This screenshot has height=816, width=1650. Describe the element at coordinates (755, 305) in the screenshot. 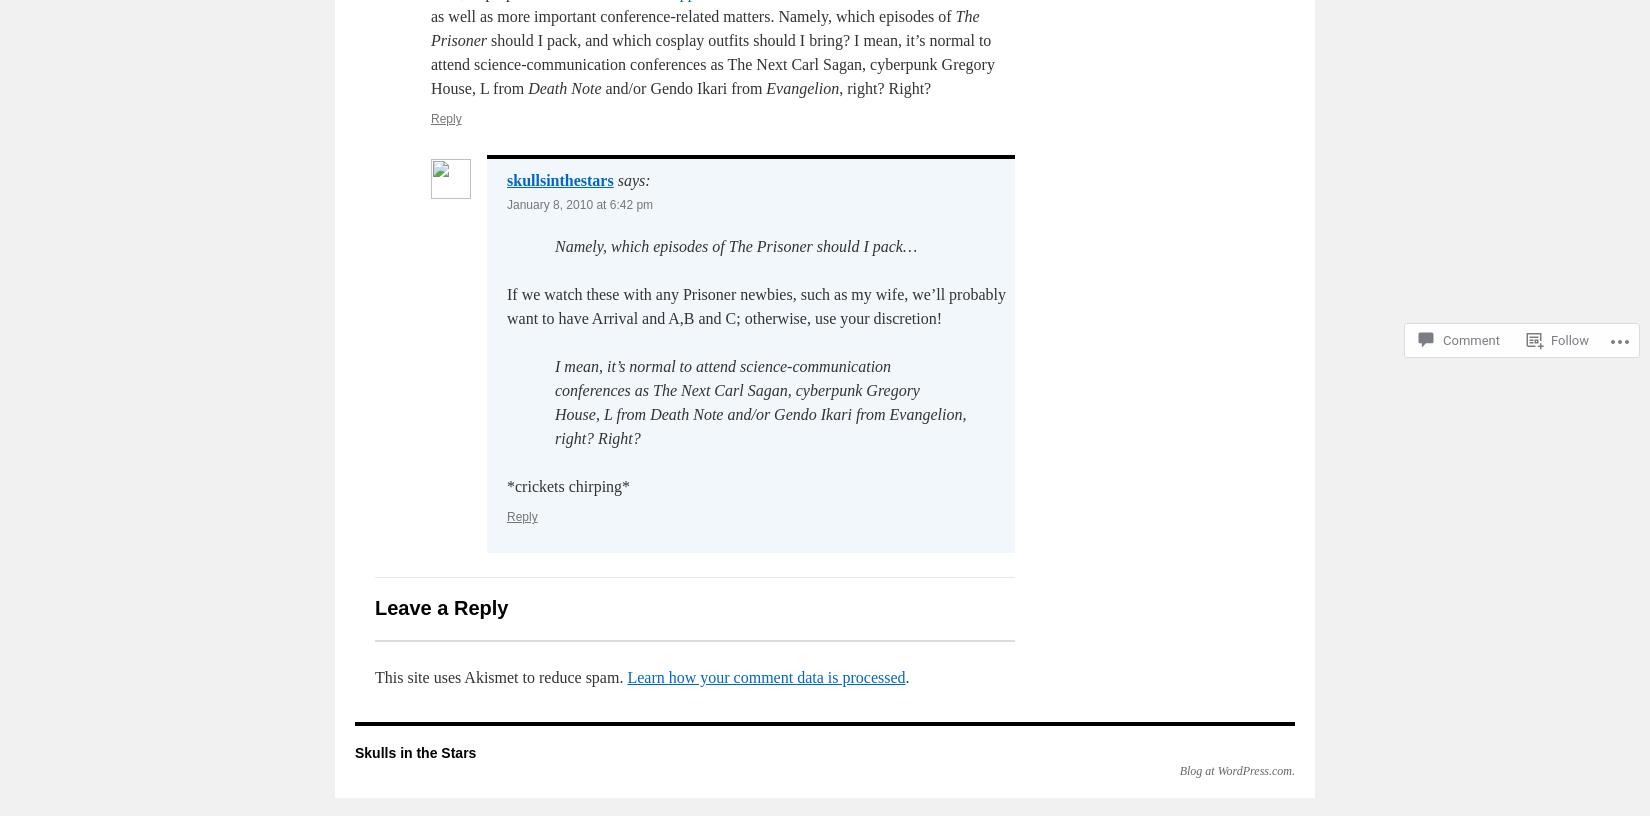

I see `'If we watch these with any Prisoner newbies, such as my wife, we’ll probably want to have Arrival and A,B and C; otherwise, use your discretion!'` at that location.